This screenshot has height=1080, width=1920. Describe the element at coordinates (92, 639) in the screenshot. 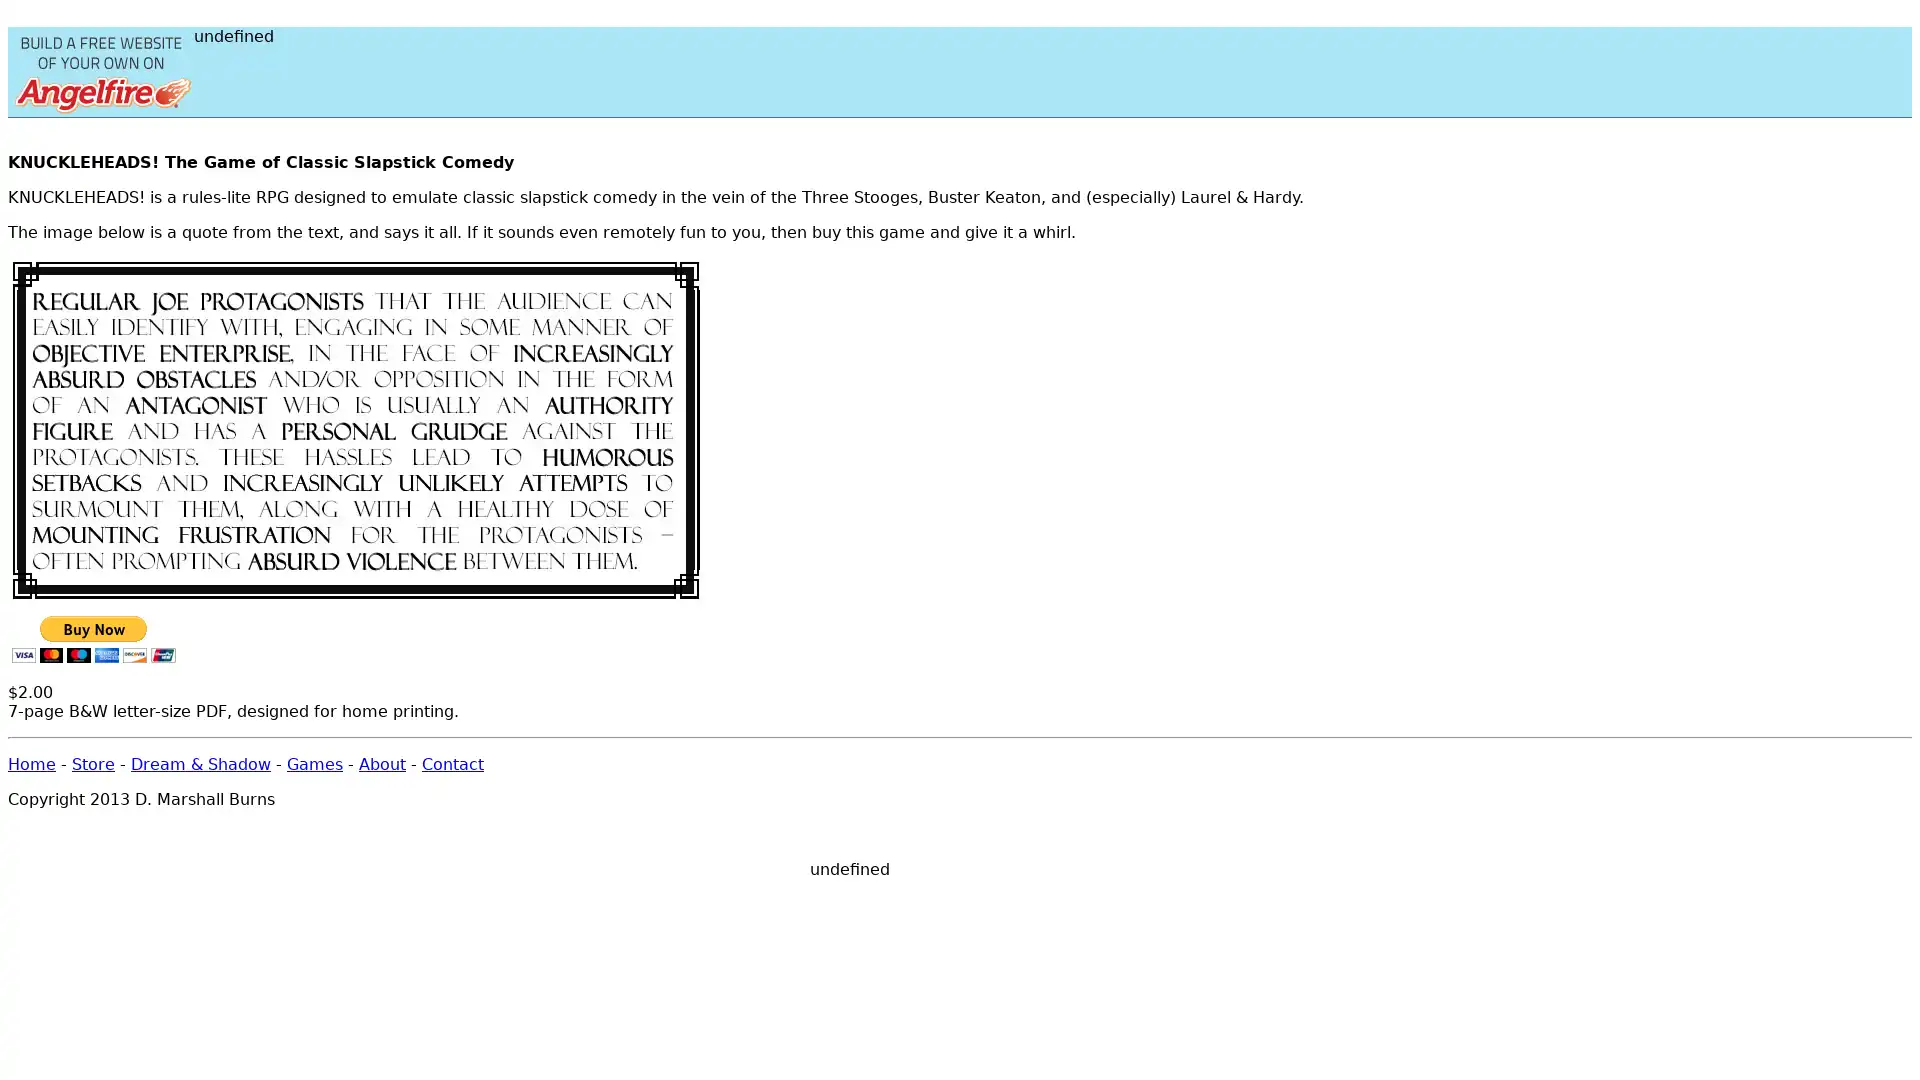

I see `PayPal - The safer, easier way to pay online!` at that location.